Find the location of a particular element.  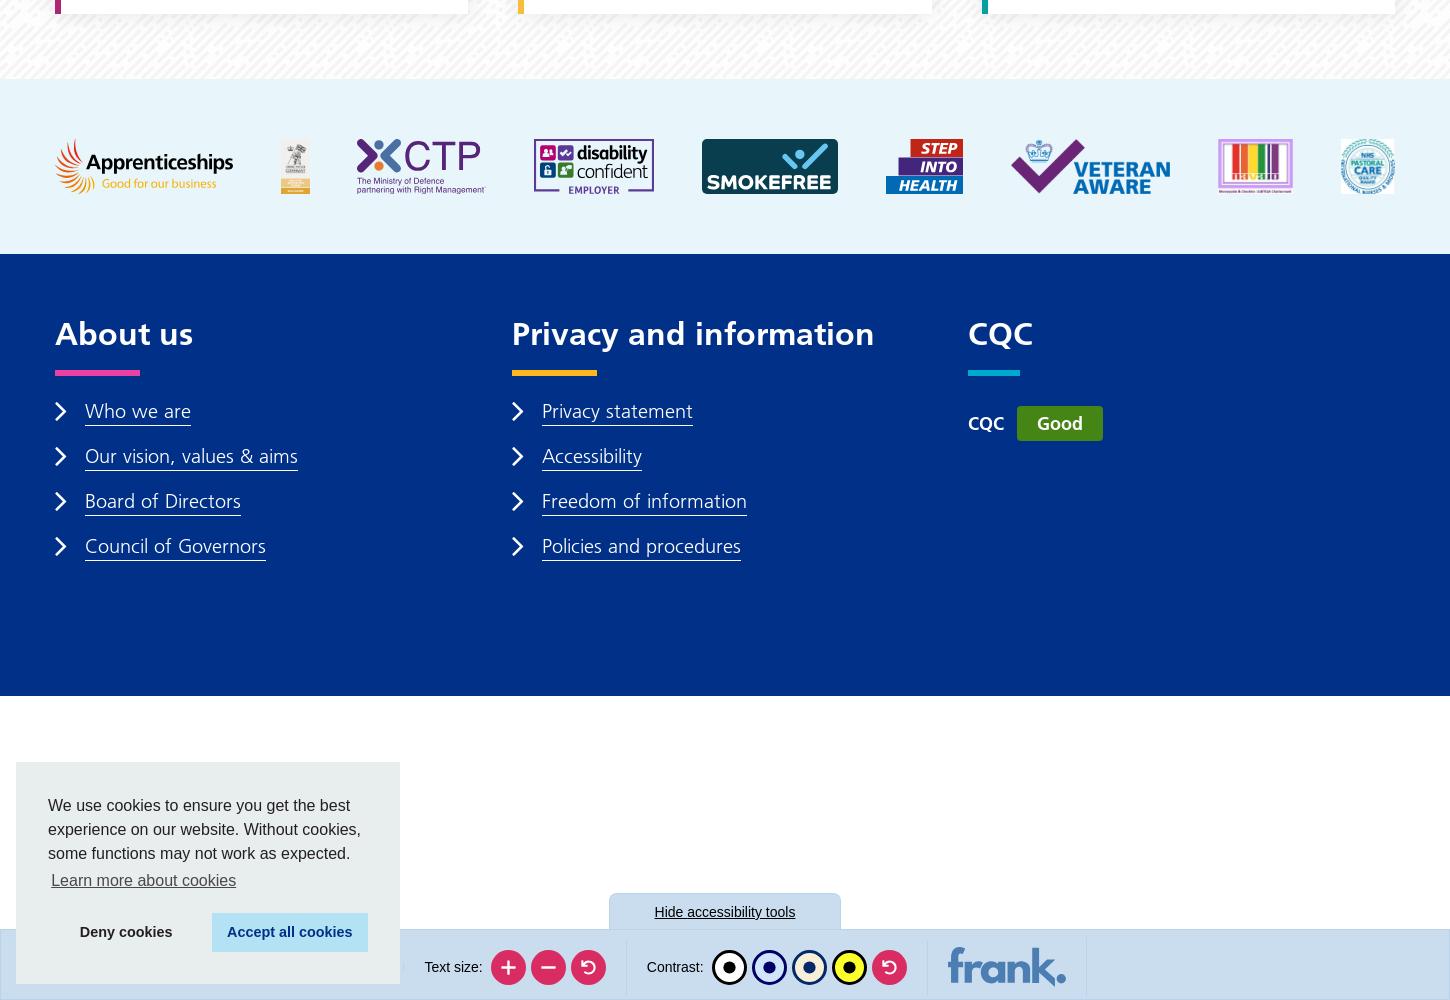

'accessibility tools' is located at coordinates (740, 912).